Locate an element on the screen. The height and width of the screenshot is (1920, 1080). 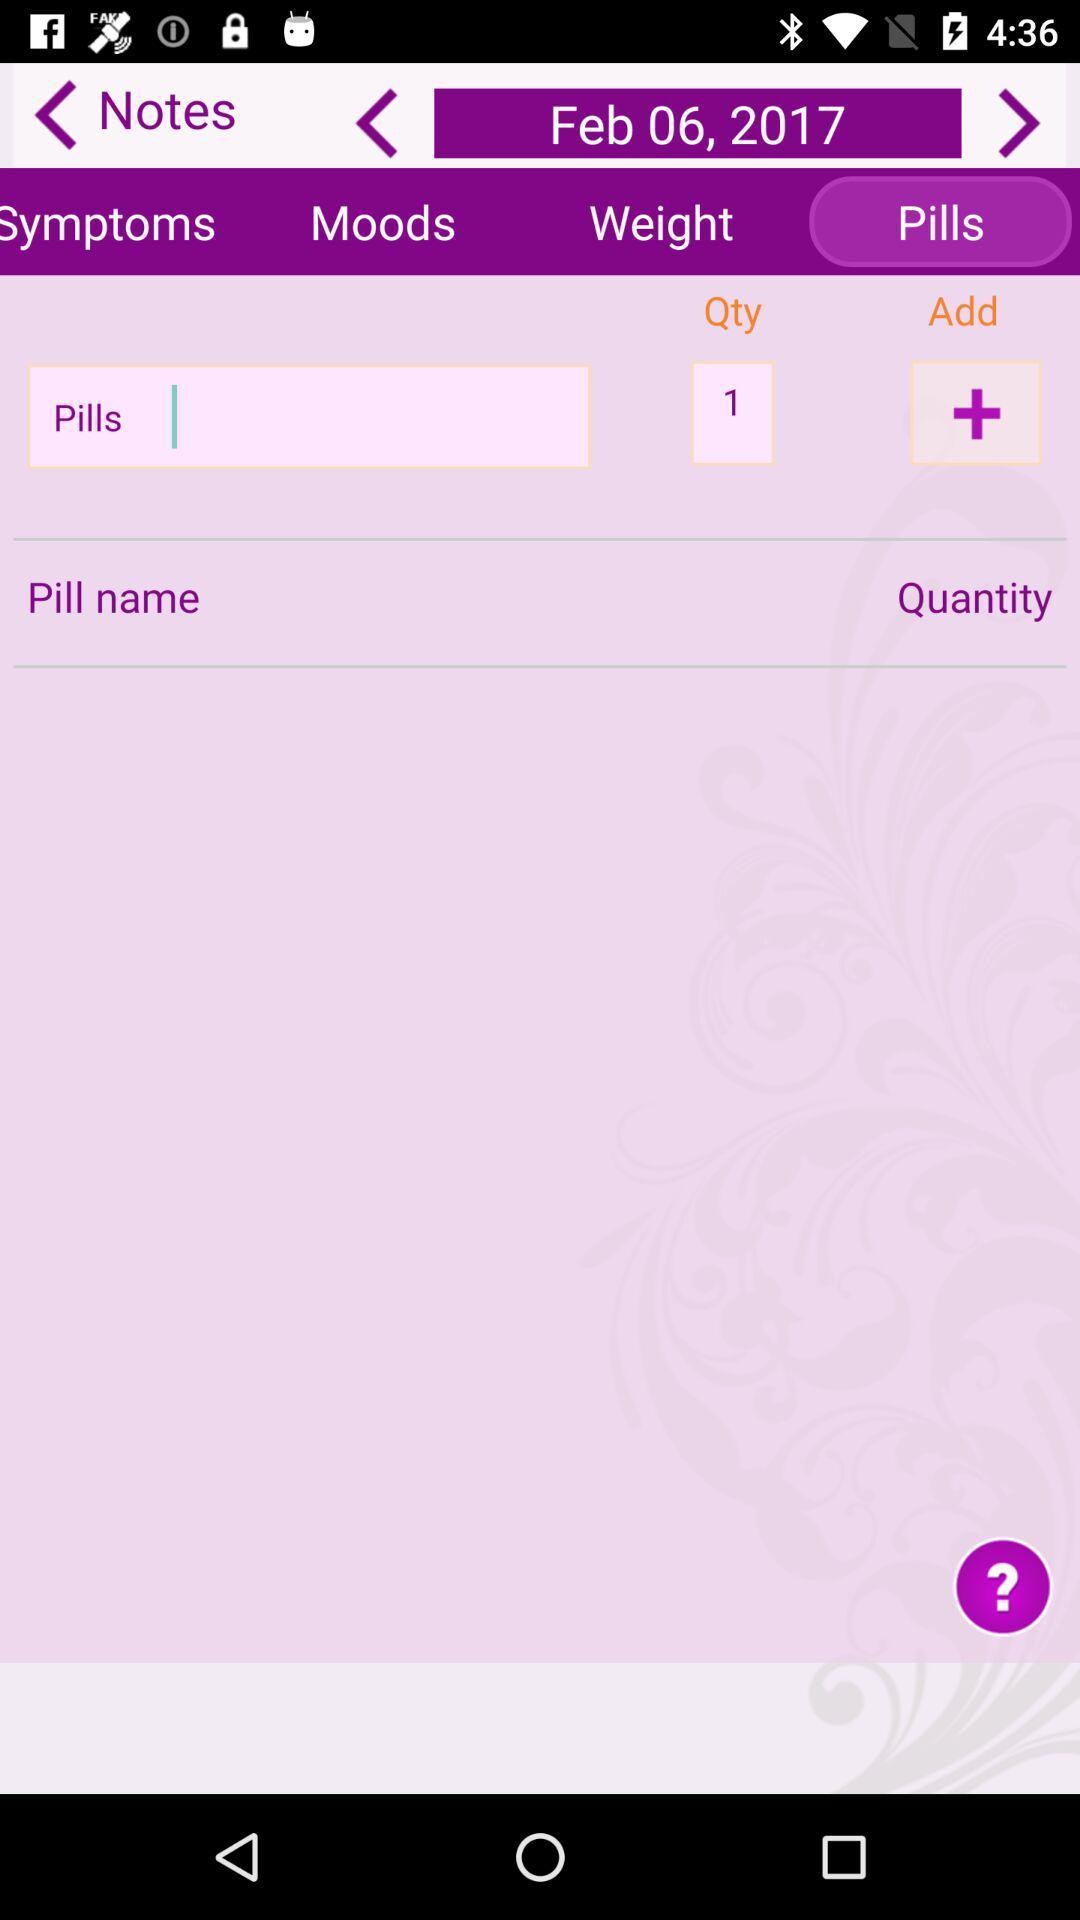
the help icon is located at coordinates (1003, 1584).